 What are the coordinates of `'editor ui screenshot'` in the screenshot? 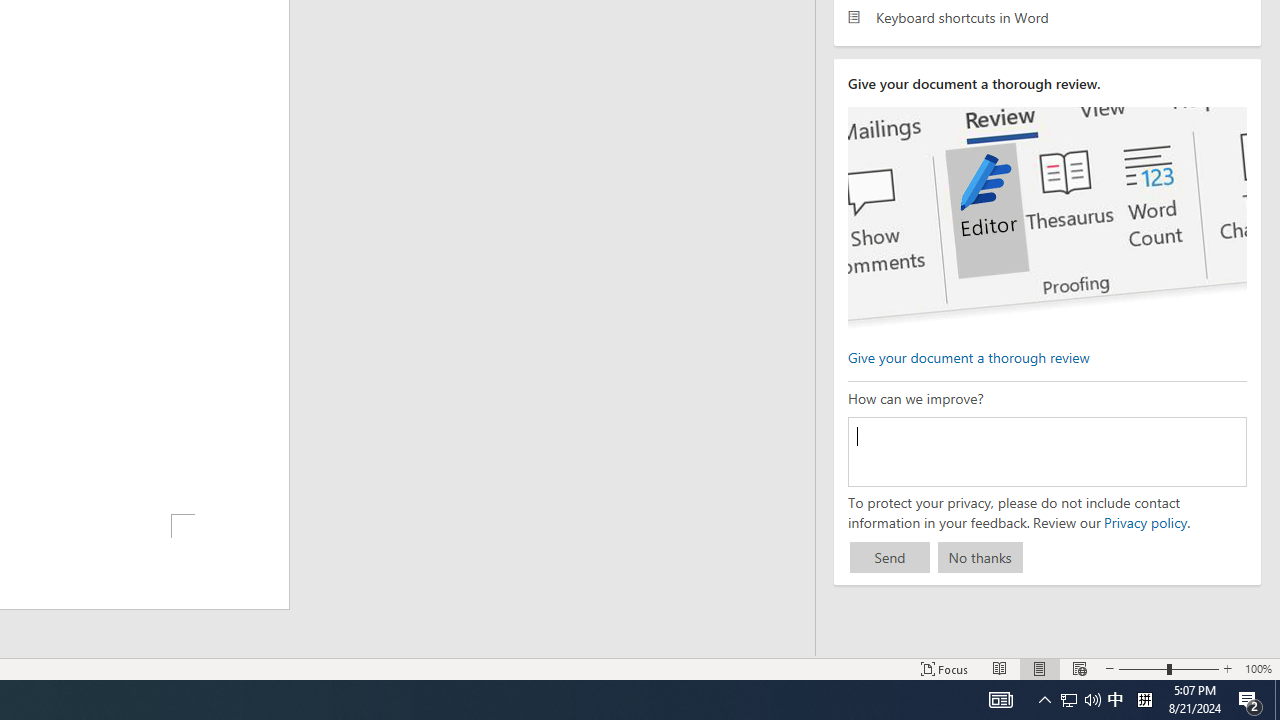 It's located at (1046, 218).